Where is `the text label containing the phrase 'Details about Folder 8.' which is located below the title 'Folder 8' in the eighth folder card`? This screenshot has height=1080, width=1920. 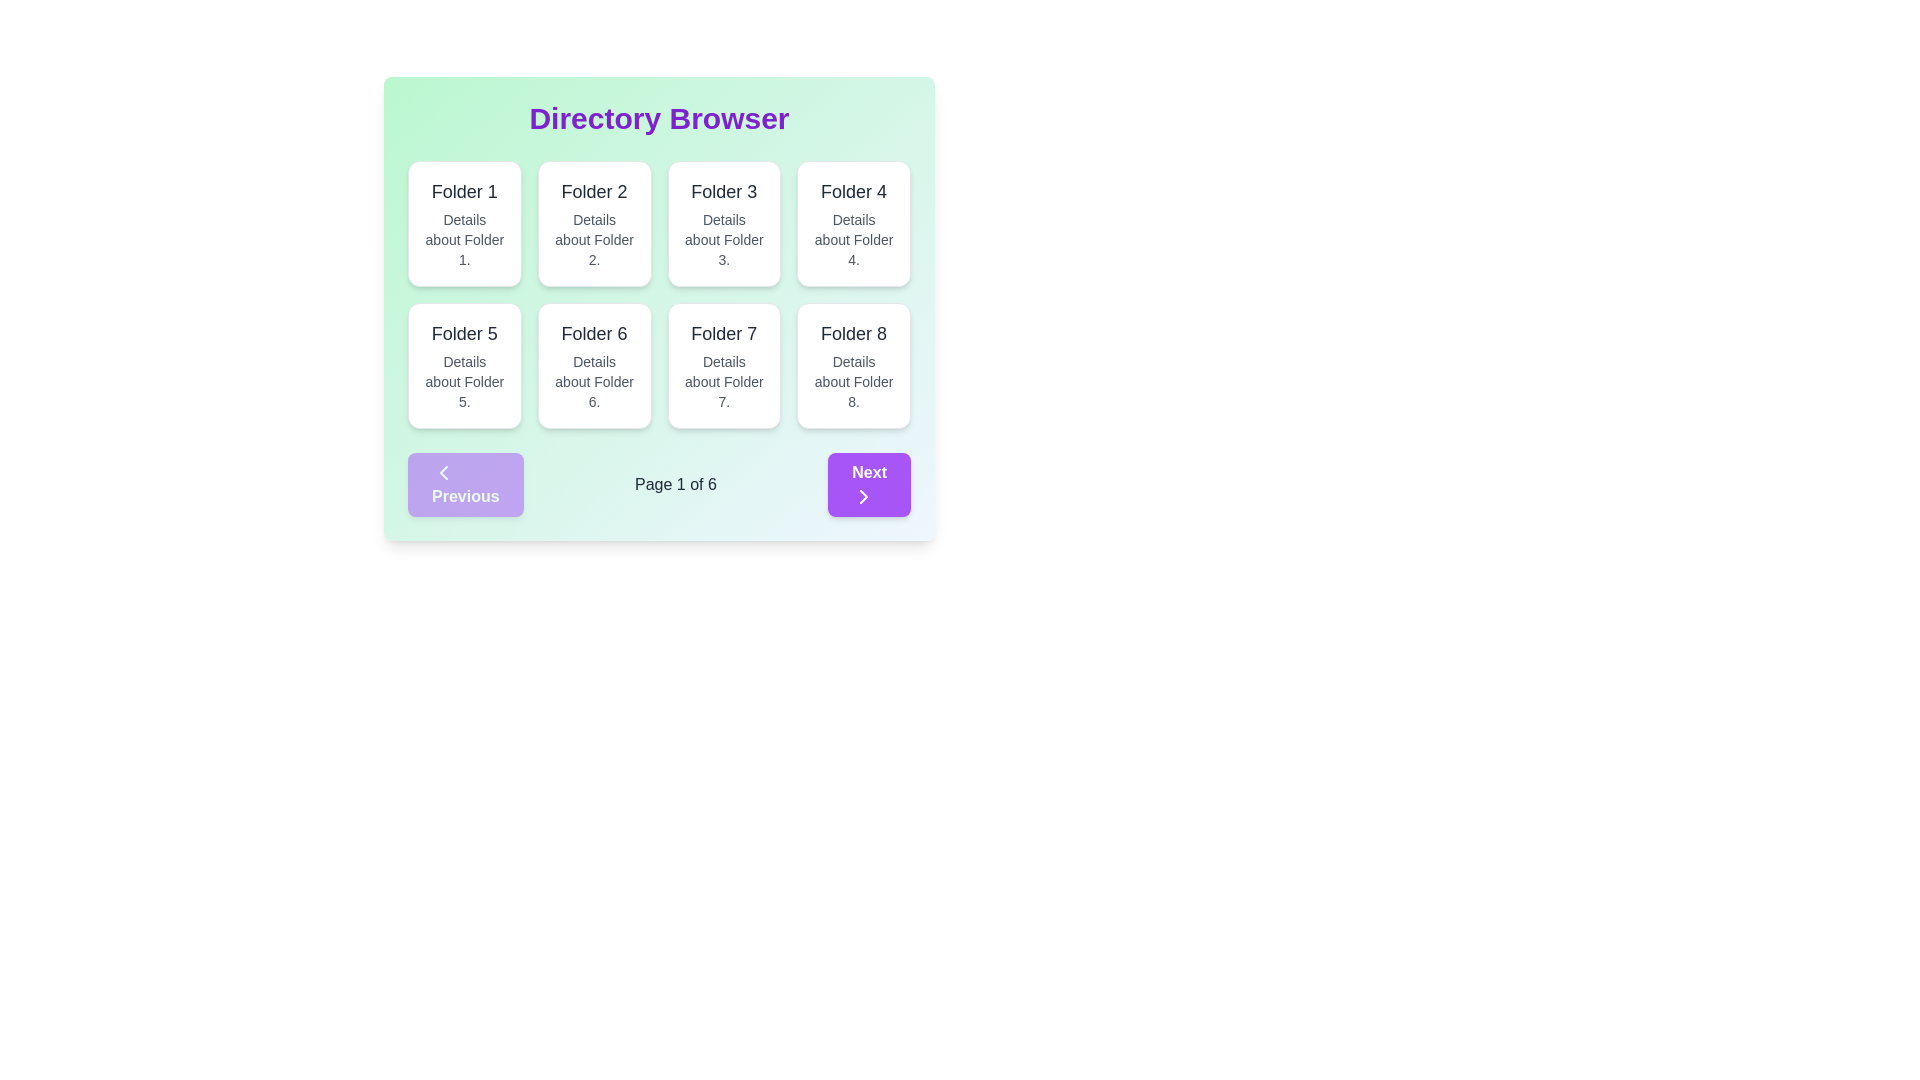
the text label containing the phrase 'Details about Folder 8.' which is located below the title 'Folder 8' in the eighth folder card is located at coordinates (854, 381).